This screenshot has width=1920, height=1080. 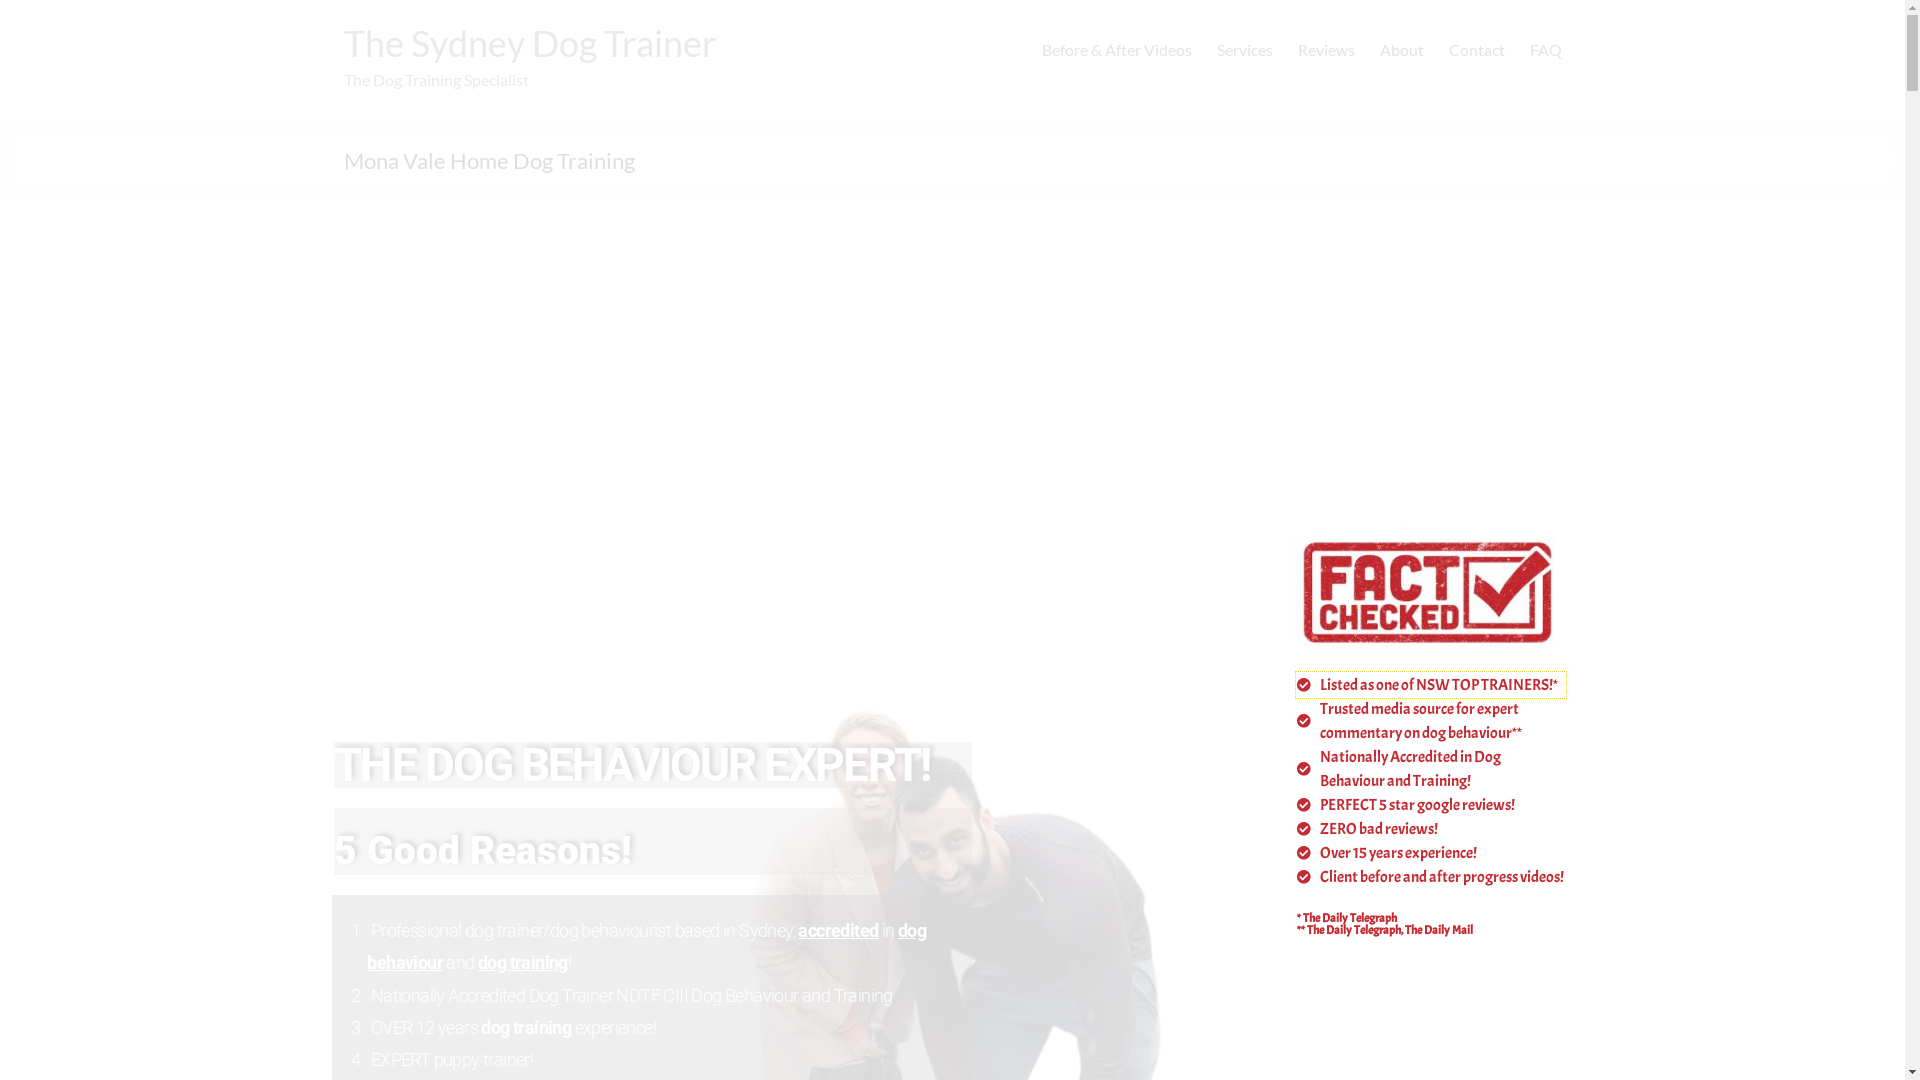 I want to click on 'FAQ', so click(x=1544, y=49).